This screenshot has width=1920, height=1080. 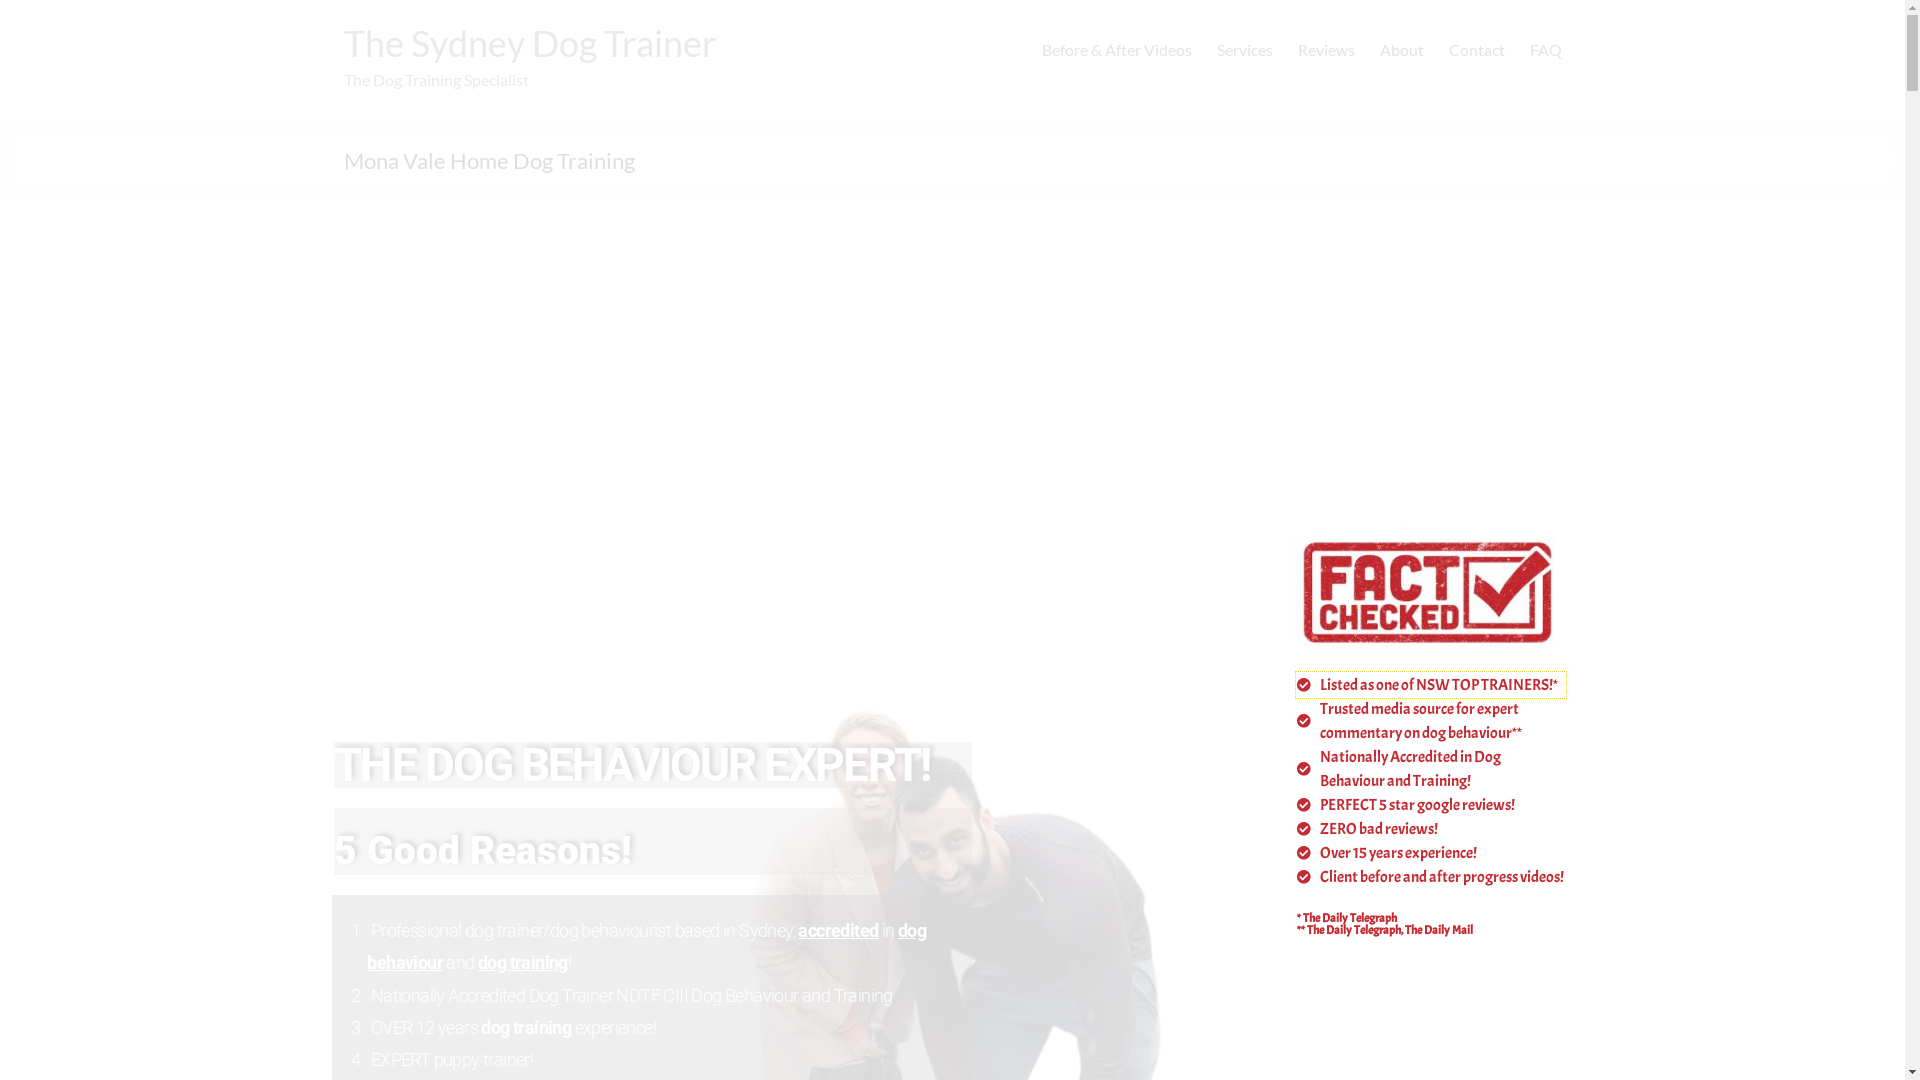 I want to click on 'FAQ', so click(x=1544, y=49).